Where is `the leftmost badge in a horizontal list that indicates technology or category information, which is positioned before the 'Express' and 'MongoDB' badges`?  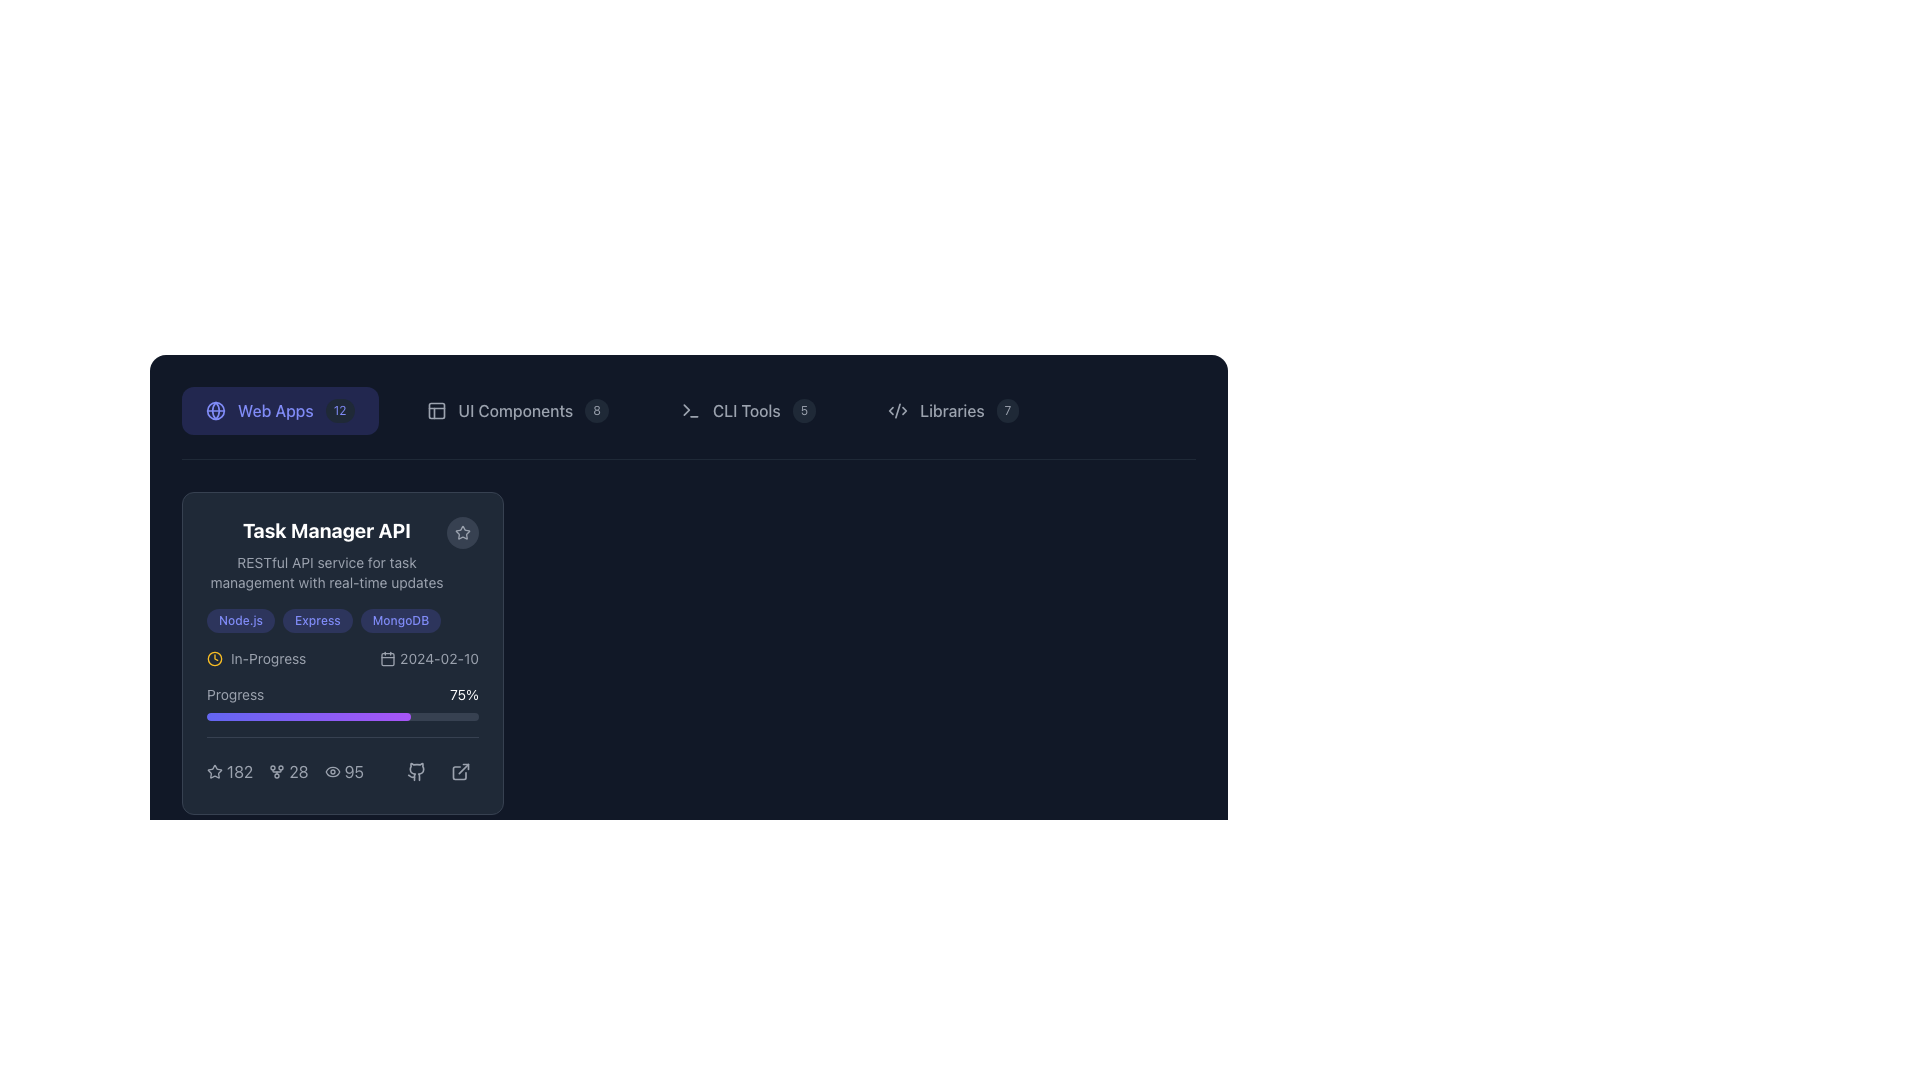 the leftmost badge in a horizontal list that indicates technology or category information, which is positioned before the 'Express' and 'MongoDB' badges is located at coordinates (240, 620).